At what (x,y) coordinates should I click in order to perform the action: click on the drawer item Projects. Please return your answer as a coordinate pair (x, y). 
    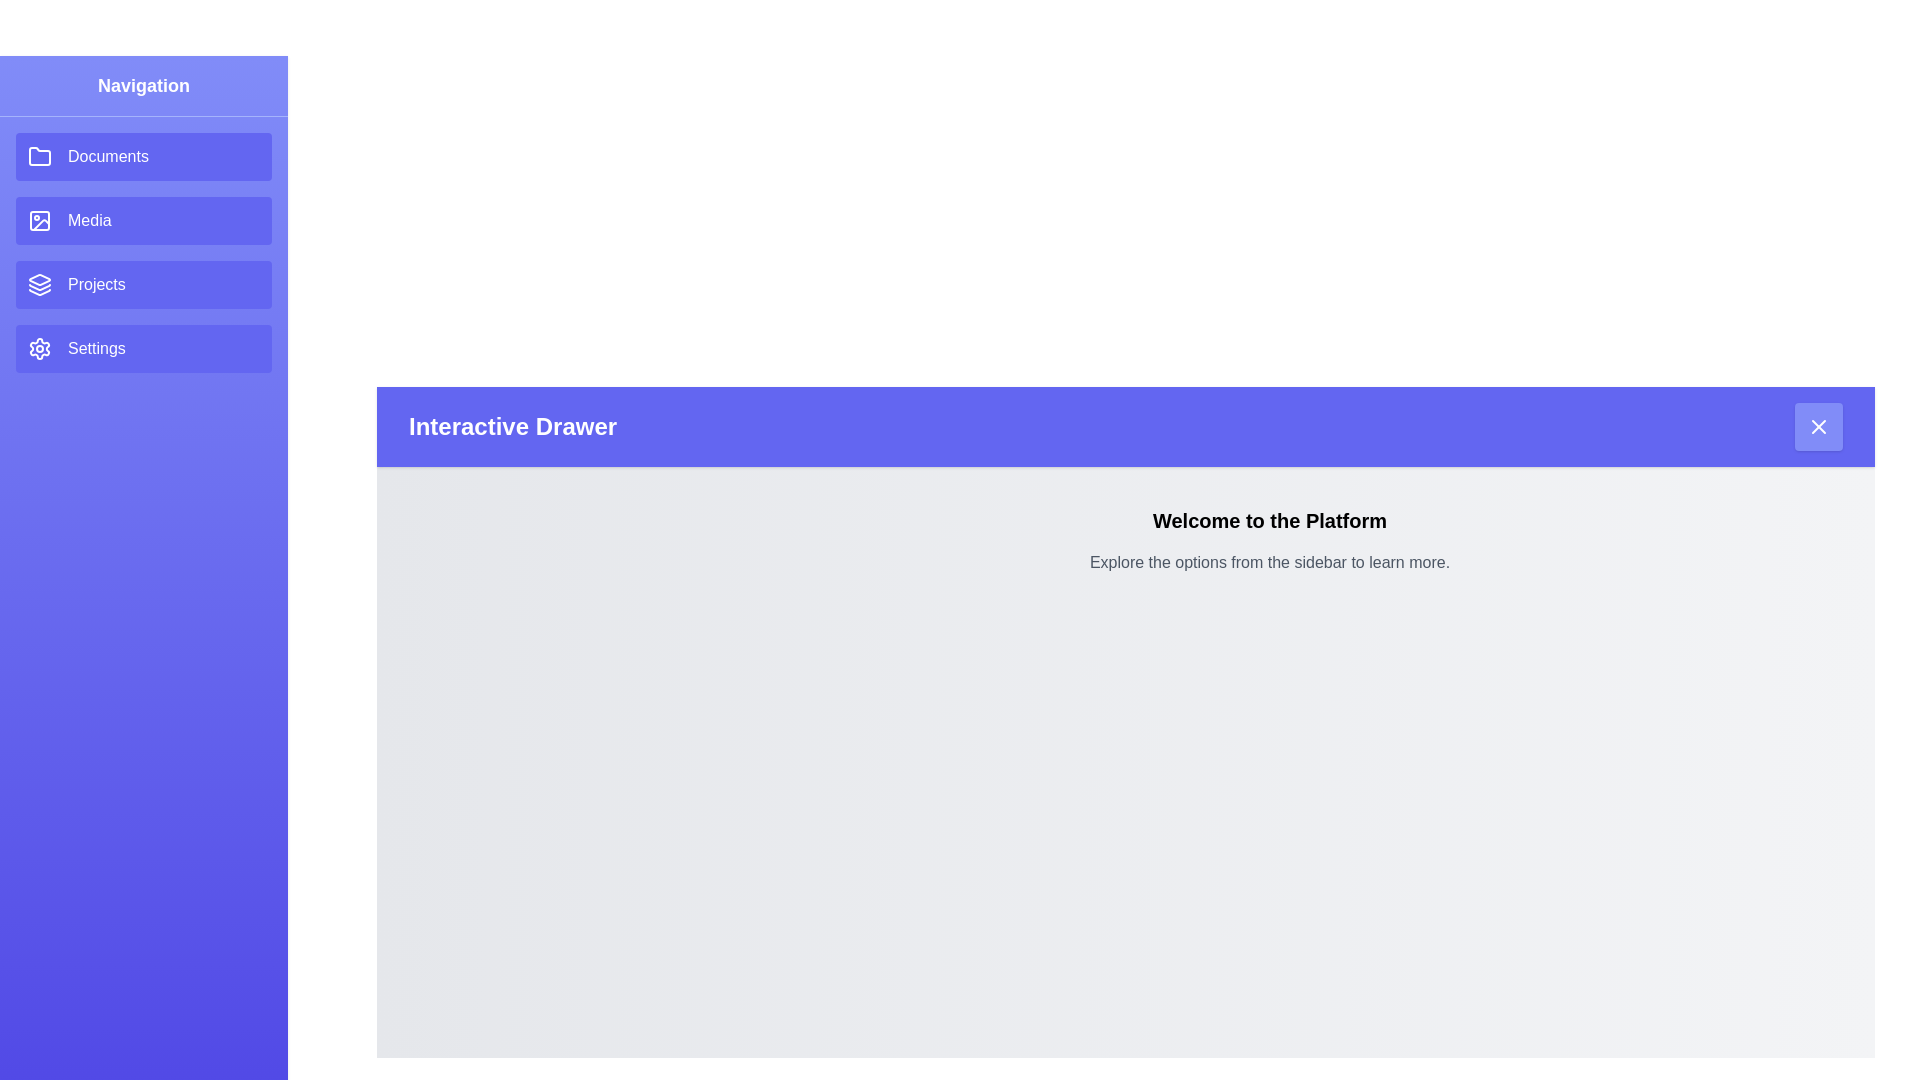
    Looking at the image, I should click on (143, 285).